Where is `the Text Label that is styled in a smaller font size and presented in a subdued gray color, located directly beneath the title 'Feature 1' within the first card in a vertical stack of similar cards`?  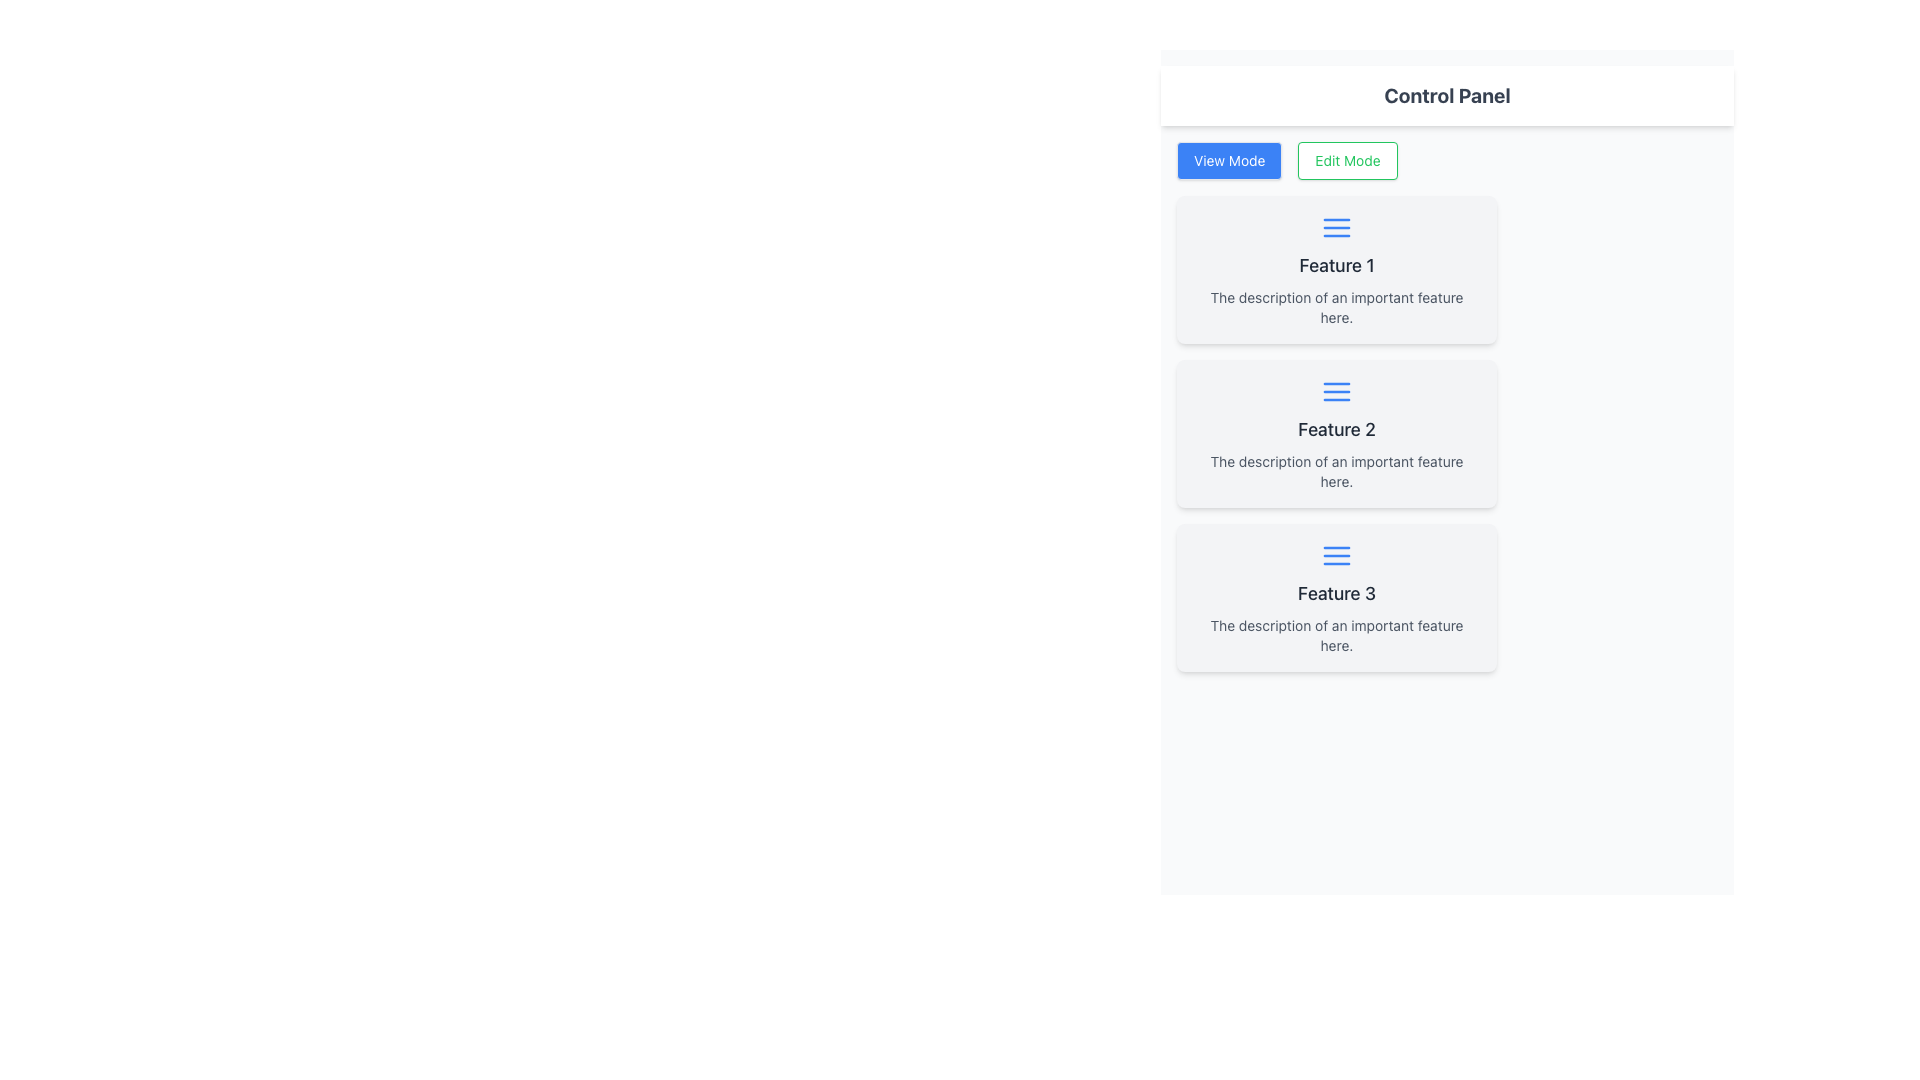 the Text Label that is styled in a smaller font size and presented in a subdued gray color, located directly beneath the title 'Feature 1' within the first card in a vertical stack of similar cards is located at coordinates (1337, 308).